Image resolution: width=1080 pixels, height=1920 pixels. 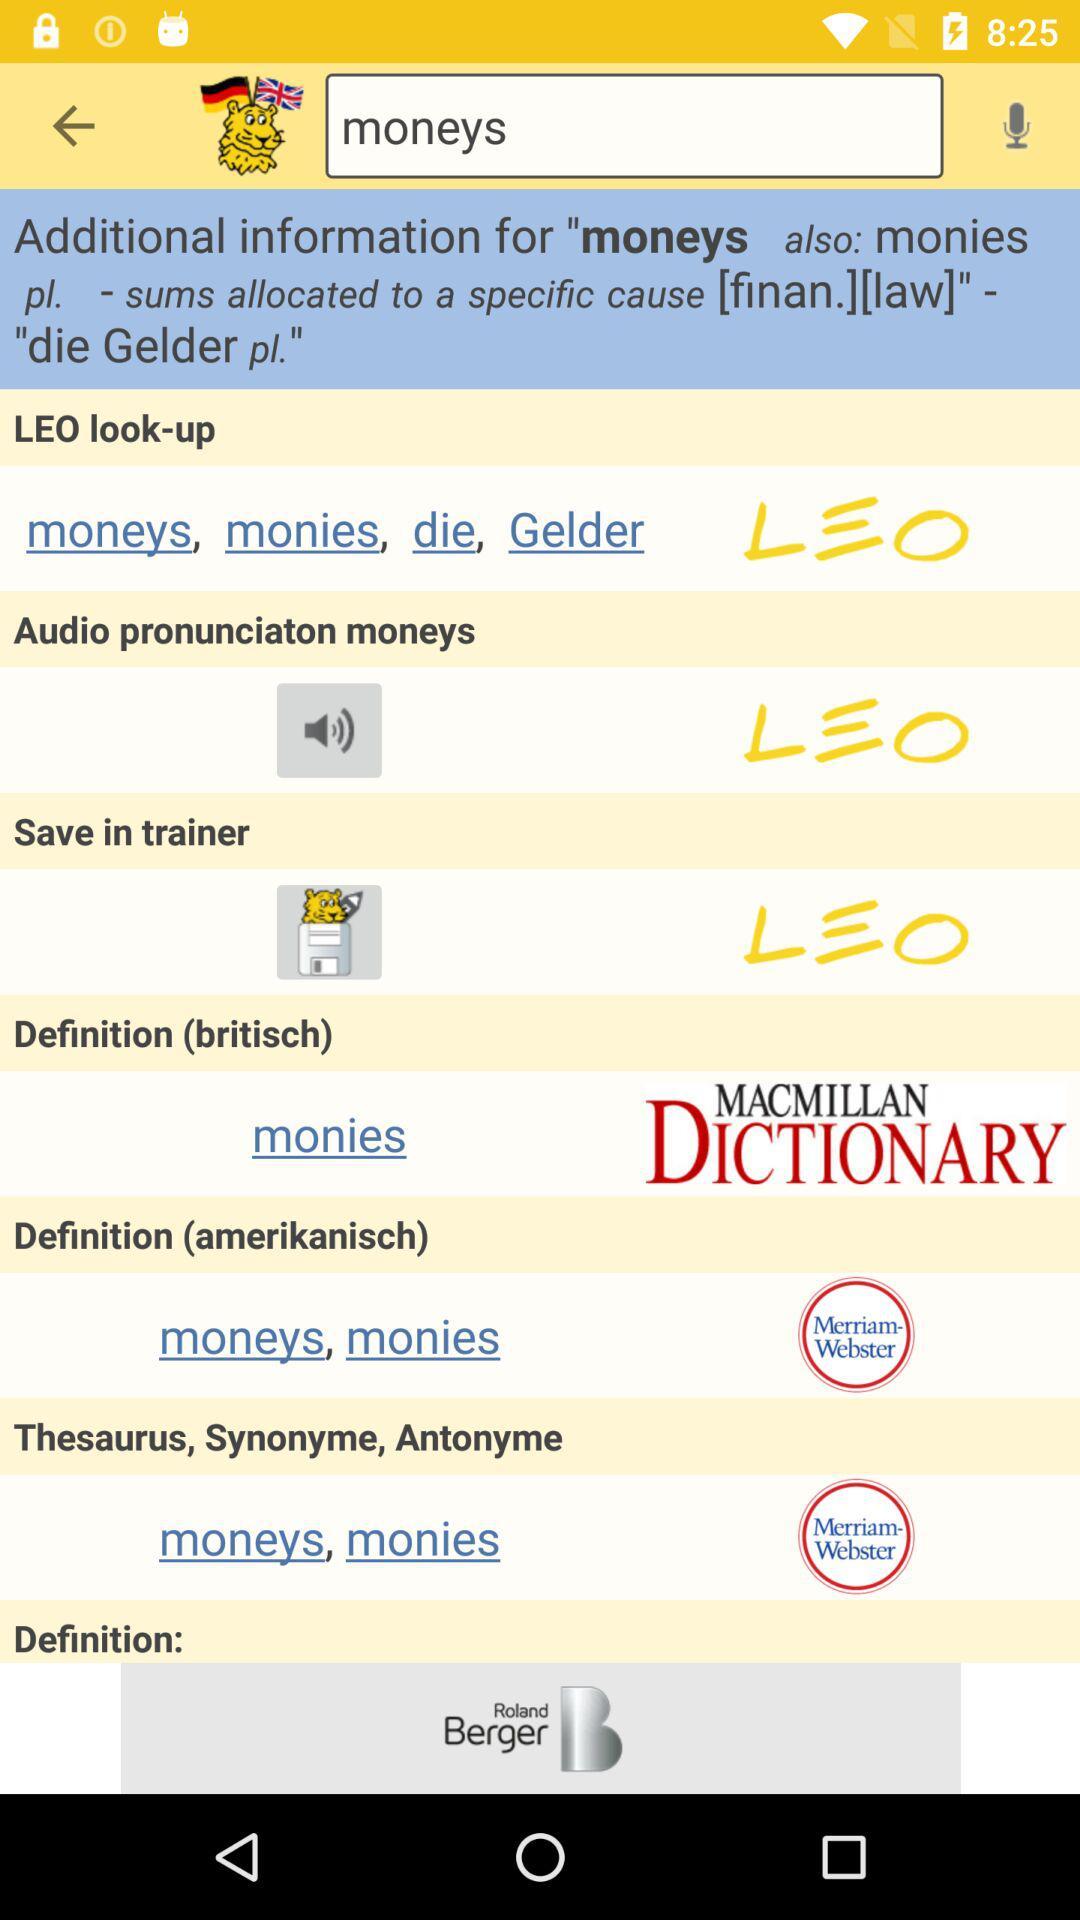 I want to click on name, so click(x=855, y=729).